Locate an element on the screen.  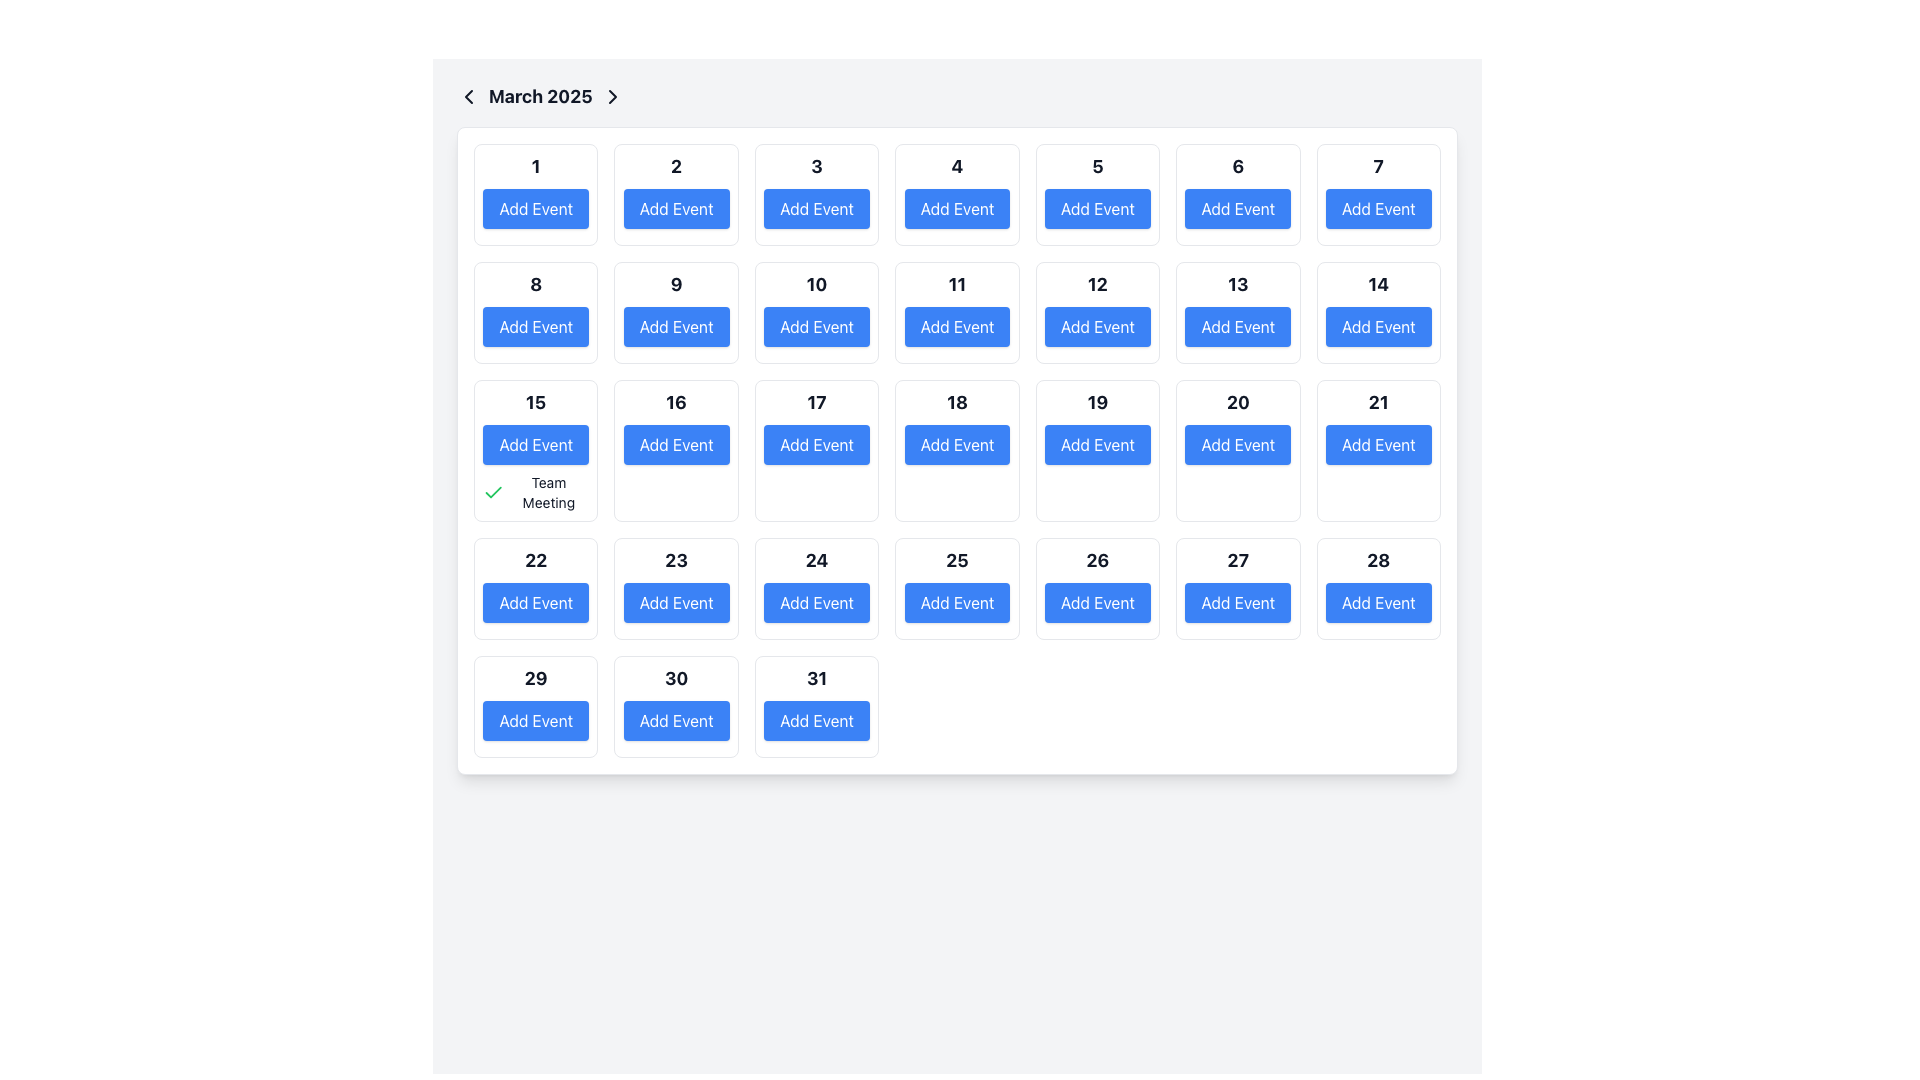
the Text Display element that conveys the calendar date '9', which is centrally placed in the second row and third column of the calendar grid is located at coordinates (676, 285).